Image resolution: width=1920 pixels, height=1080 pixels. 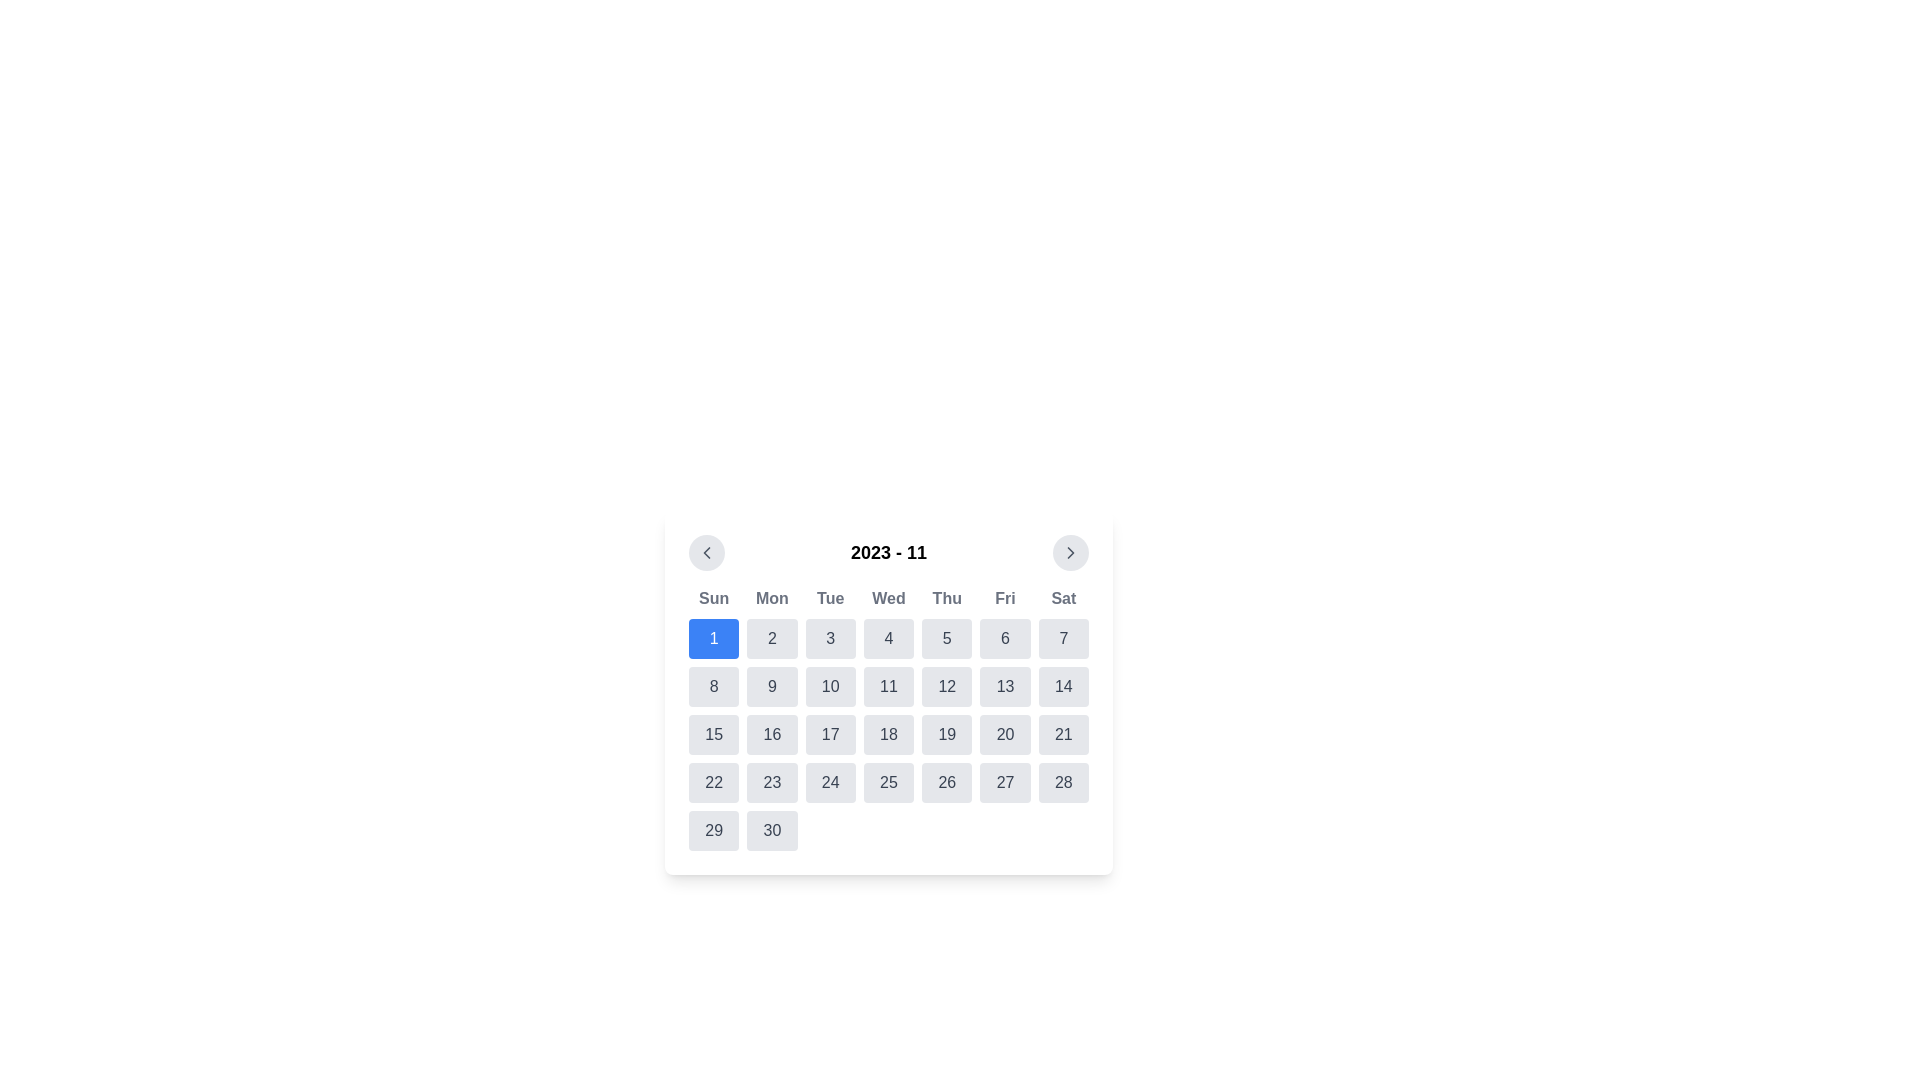 I want to click on the gray rectangular button displaying '6' in a dark gray color, located in the first row of a calendar grid as the sixth item, corresponding to Friday, November 6, 2023, so click(x=1005, y=639).